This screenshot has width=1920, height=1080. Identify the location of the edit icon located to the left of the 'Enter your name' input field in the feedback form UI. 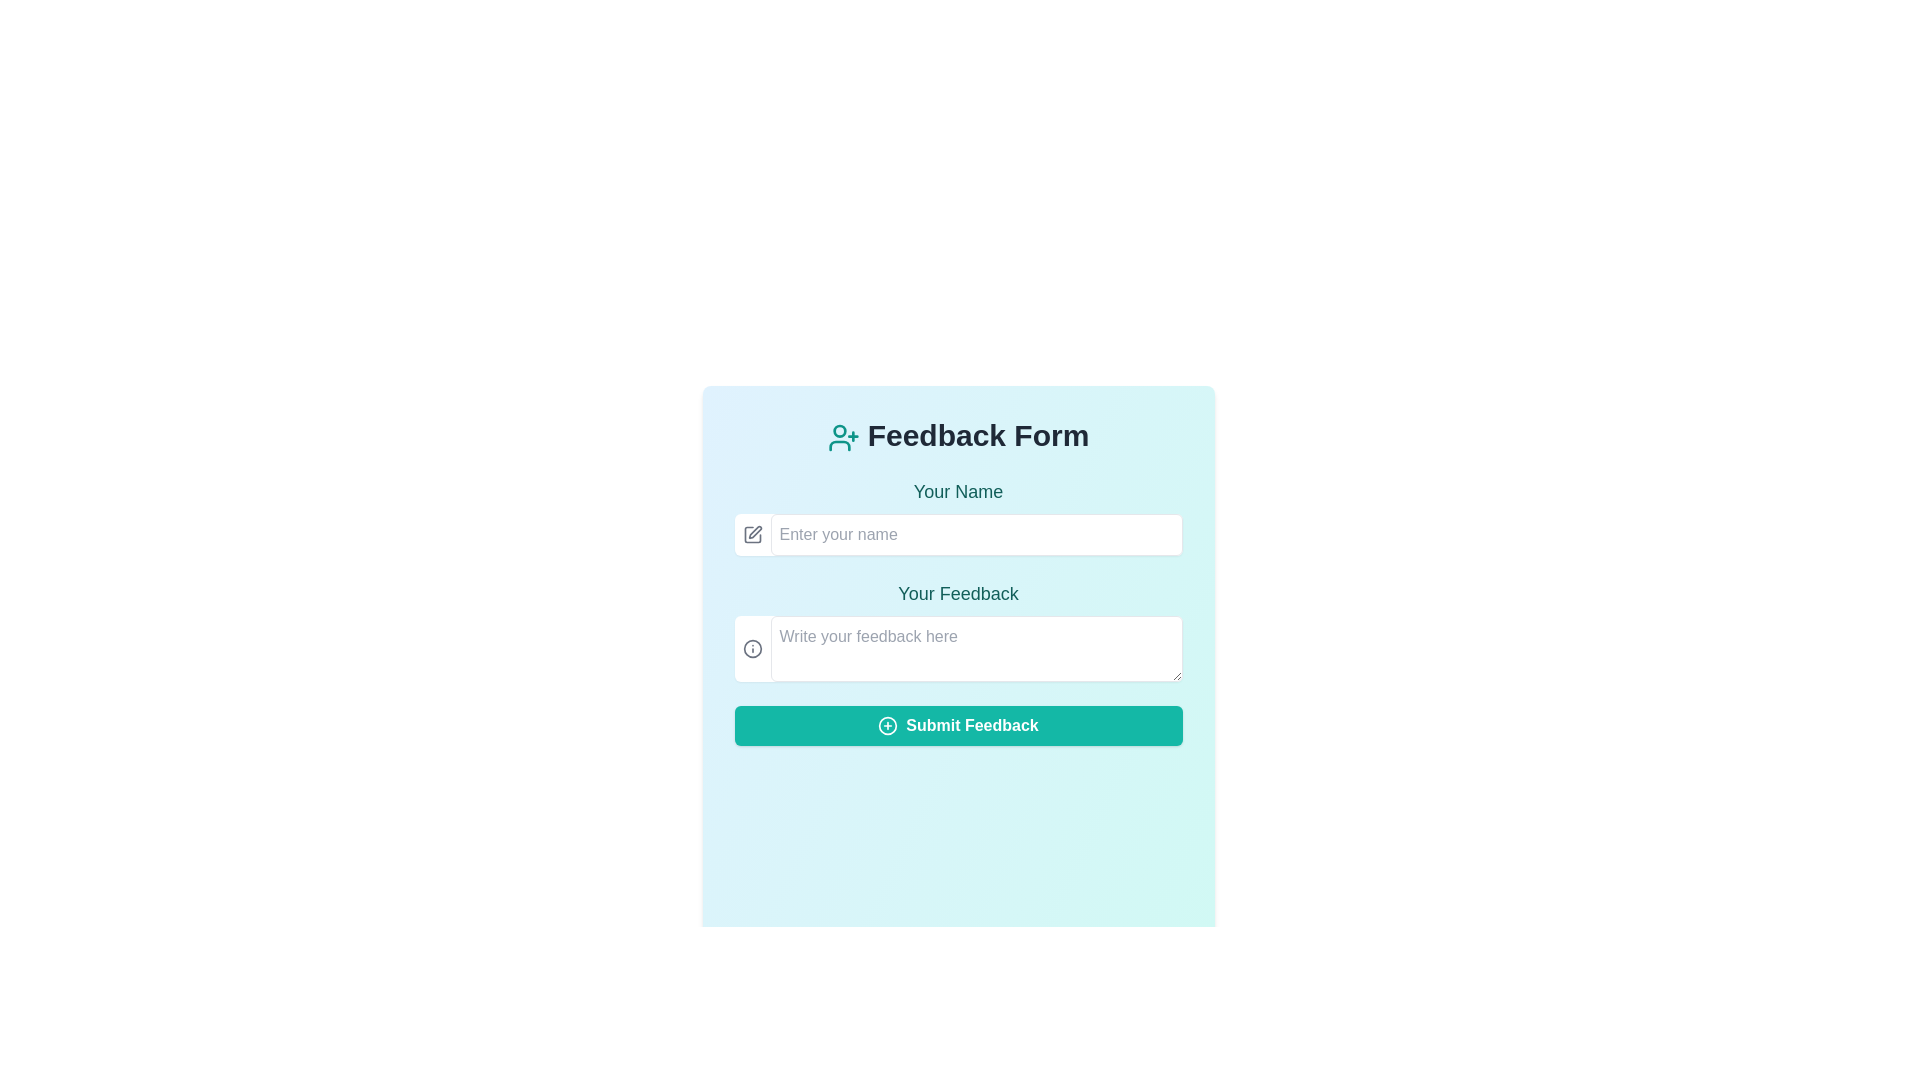
(751, 534).